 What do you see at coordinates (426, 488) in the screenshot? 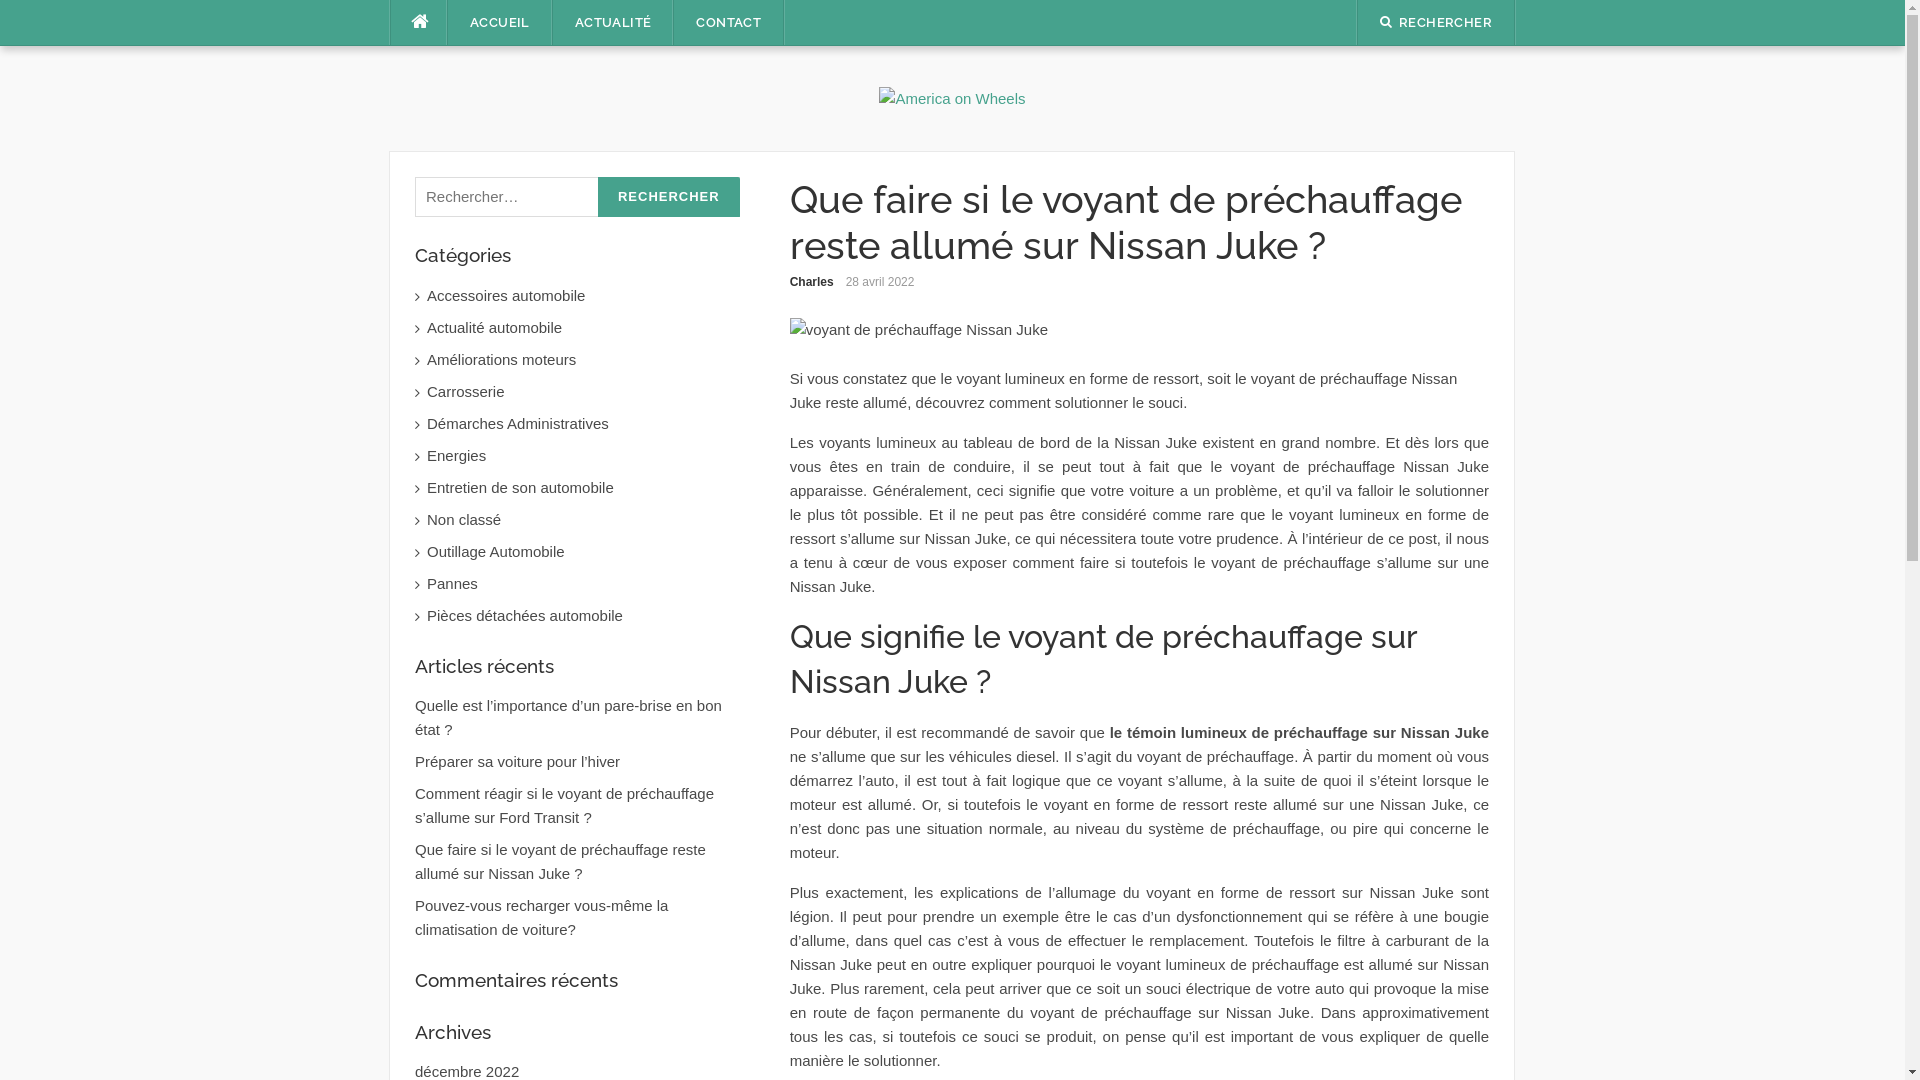
I see `'Entretien de son automobile'` at bounding box center [426, 488].